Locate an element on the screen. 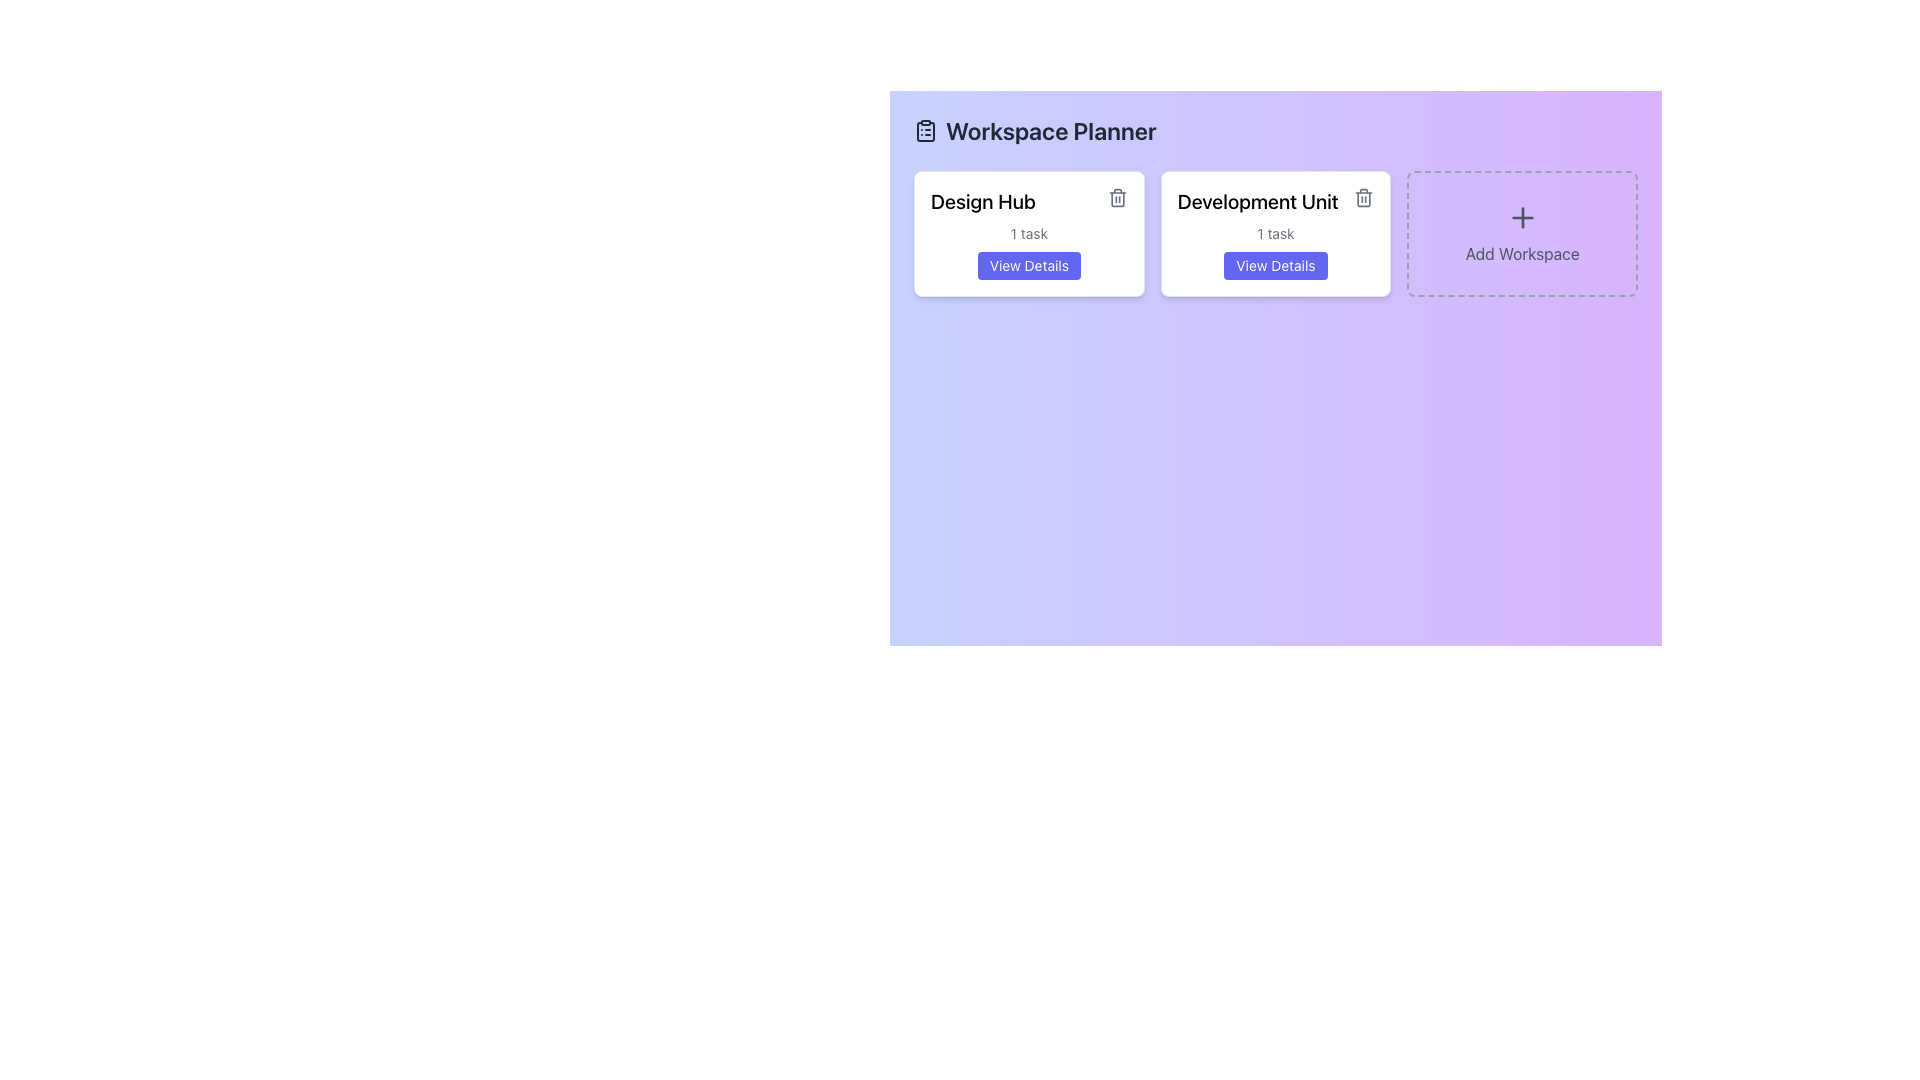 This screenshot has width=1920, height=1080. the text label that states '1 task', which is styled in a small font size and grey color, located below the title 'Development Unit' in the second card on the interface is located at coordinates (1275, 233).